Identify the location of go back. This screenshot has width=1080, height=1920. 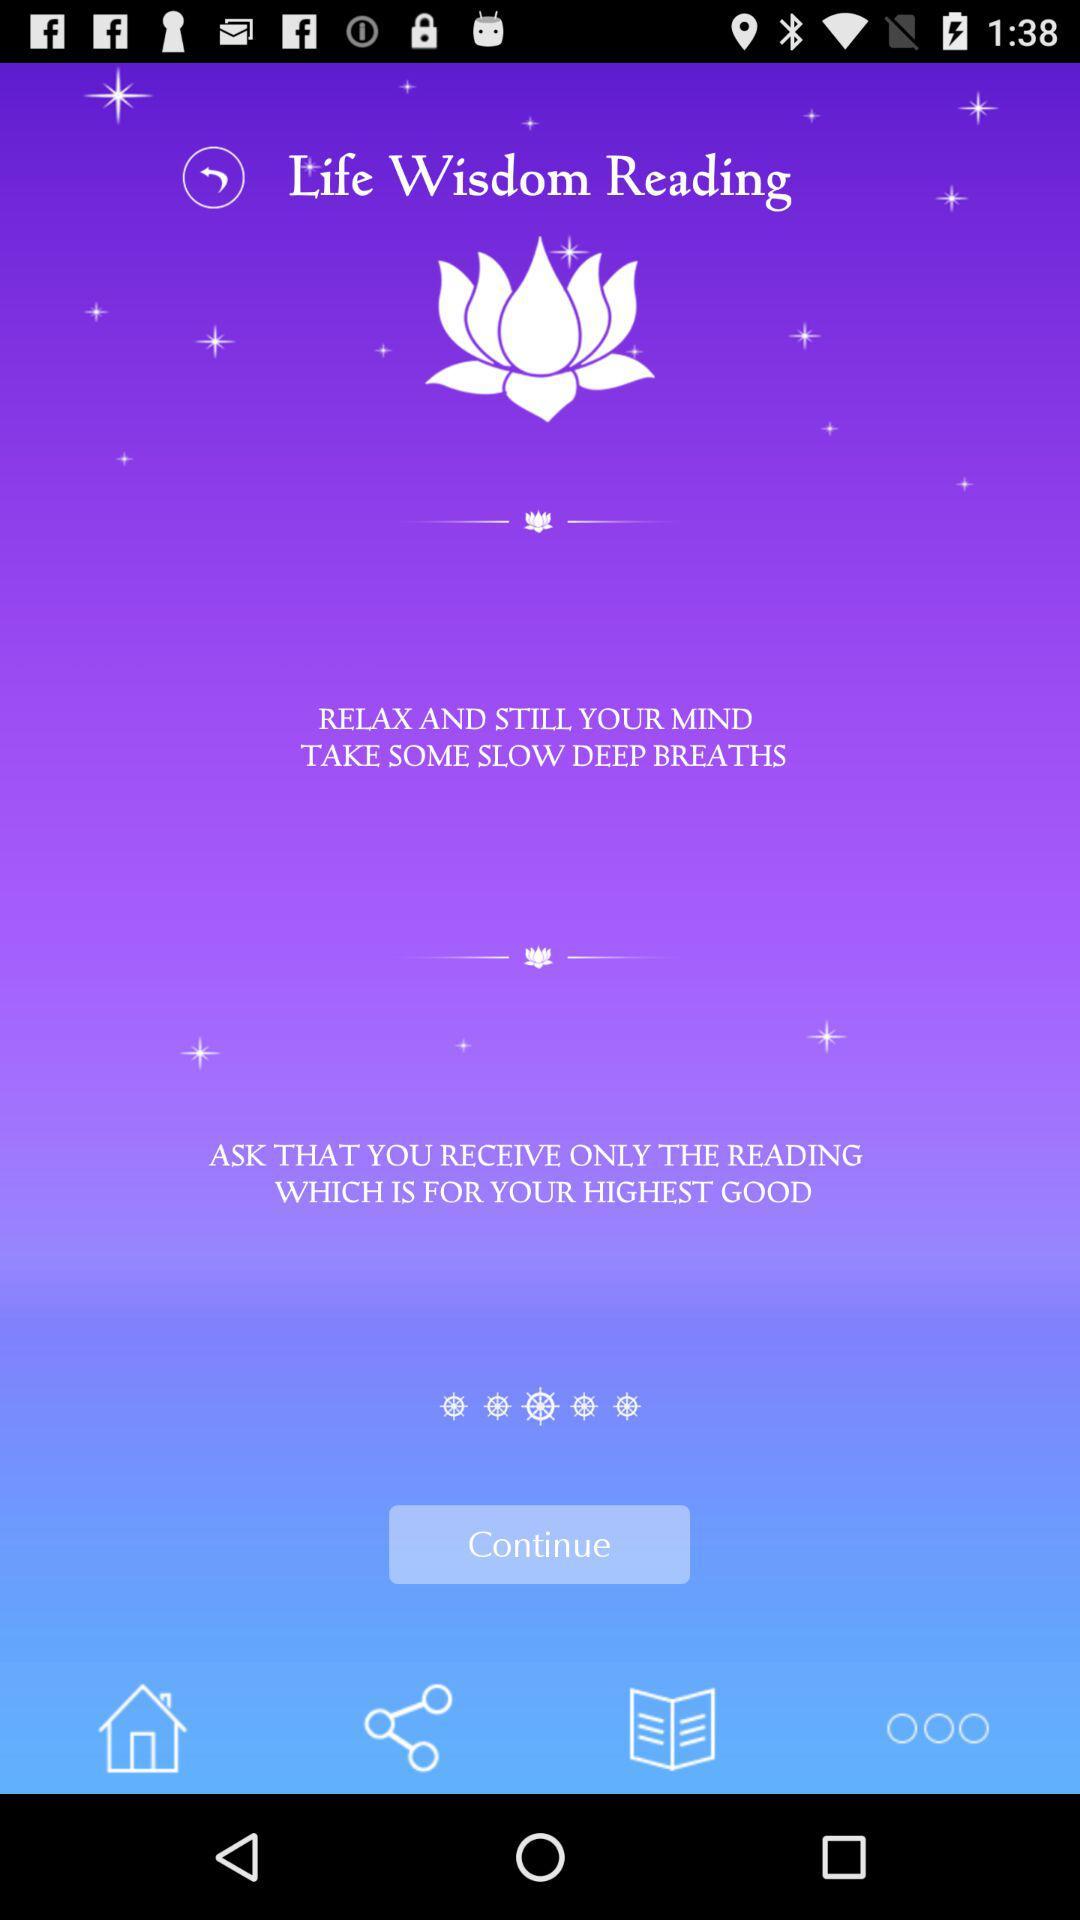
(214, 177).